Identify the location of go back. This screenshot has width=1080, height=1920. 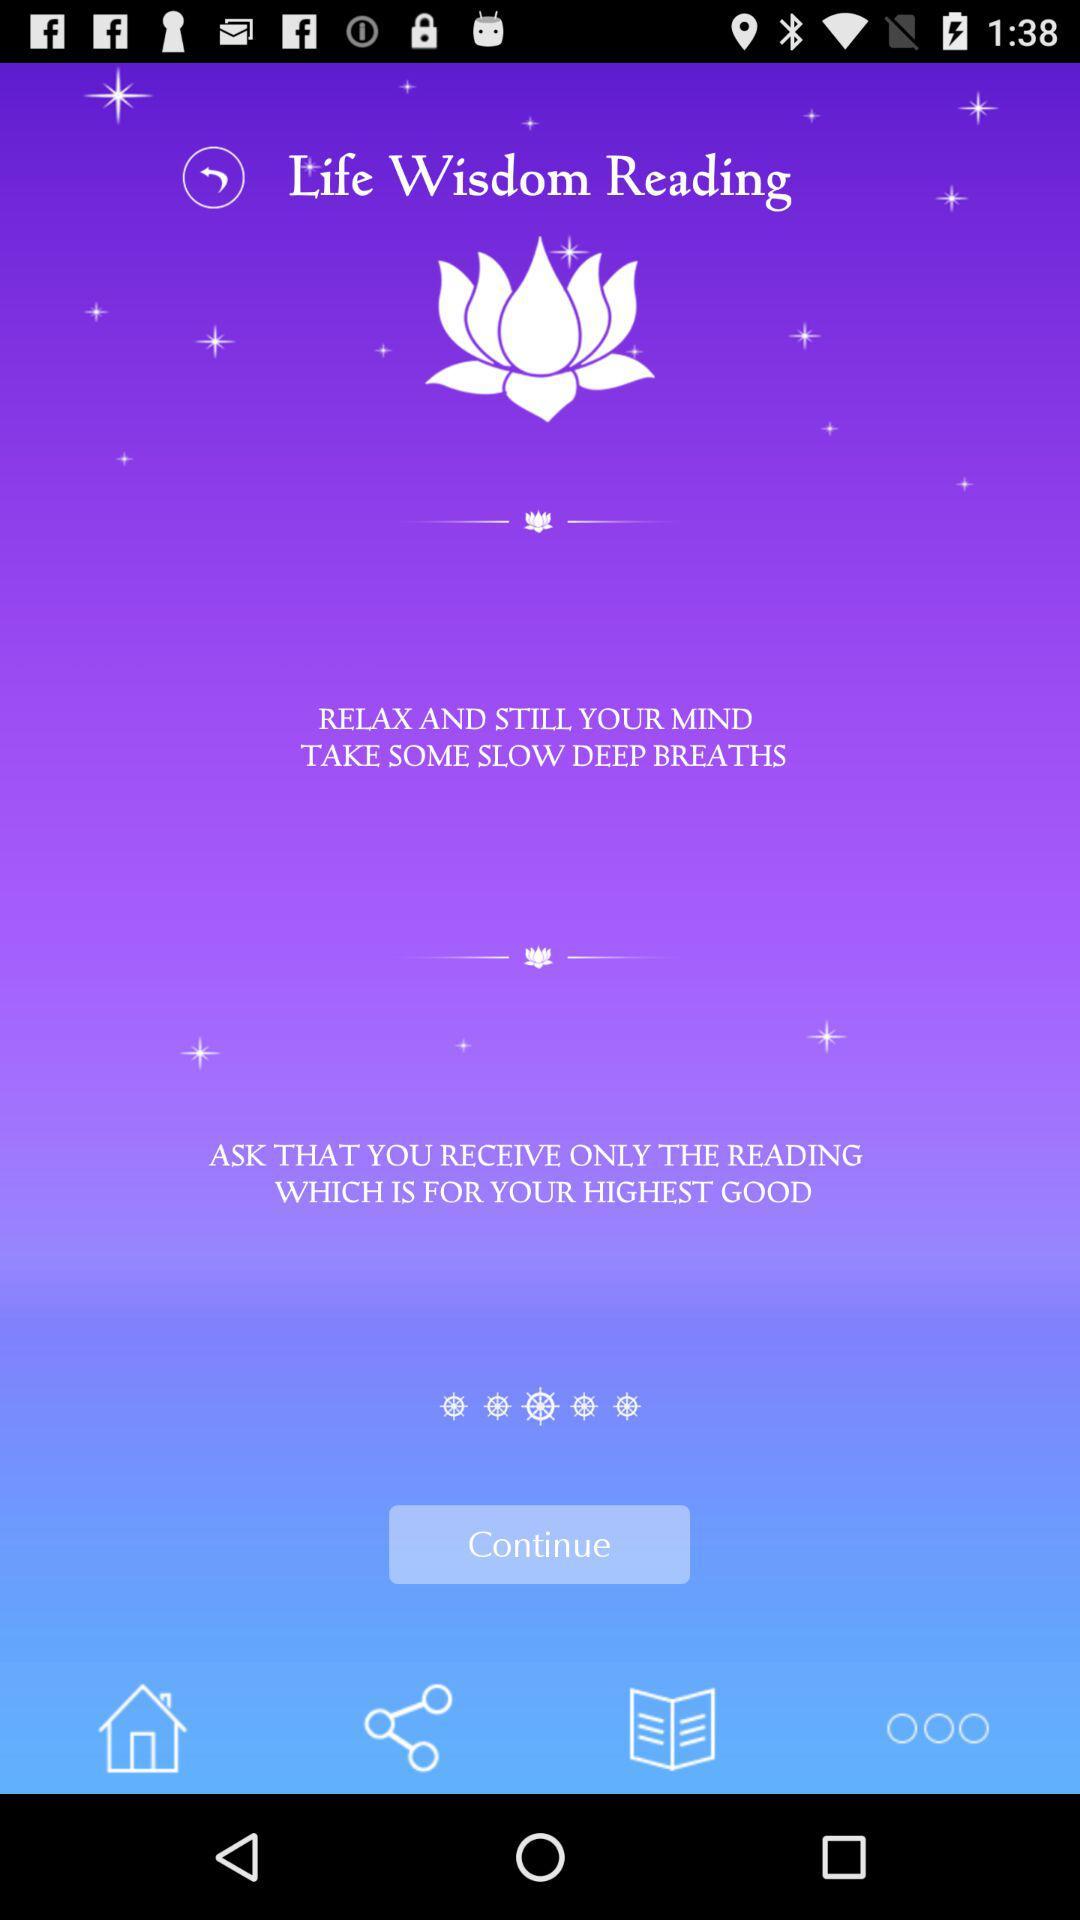
(214, 177).